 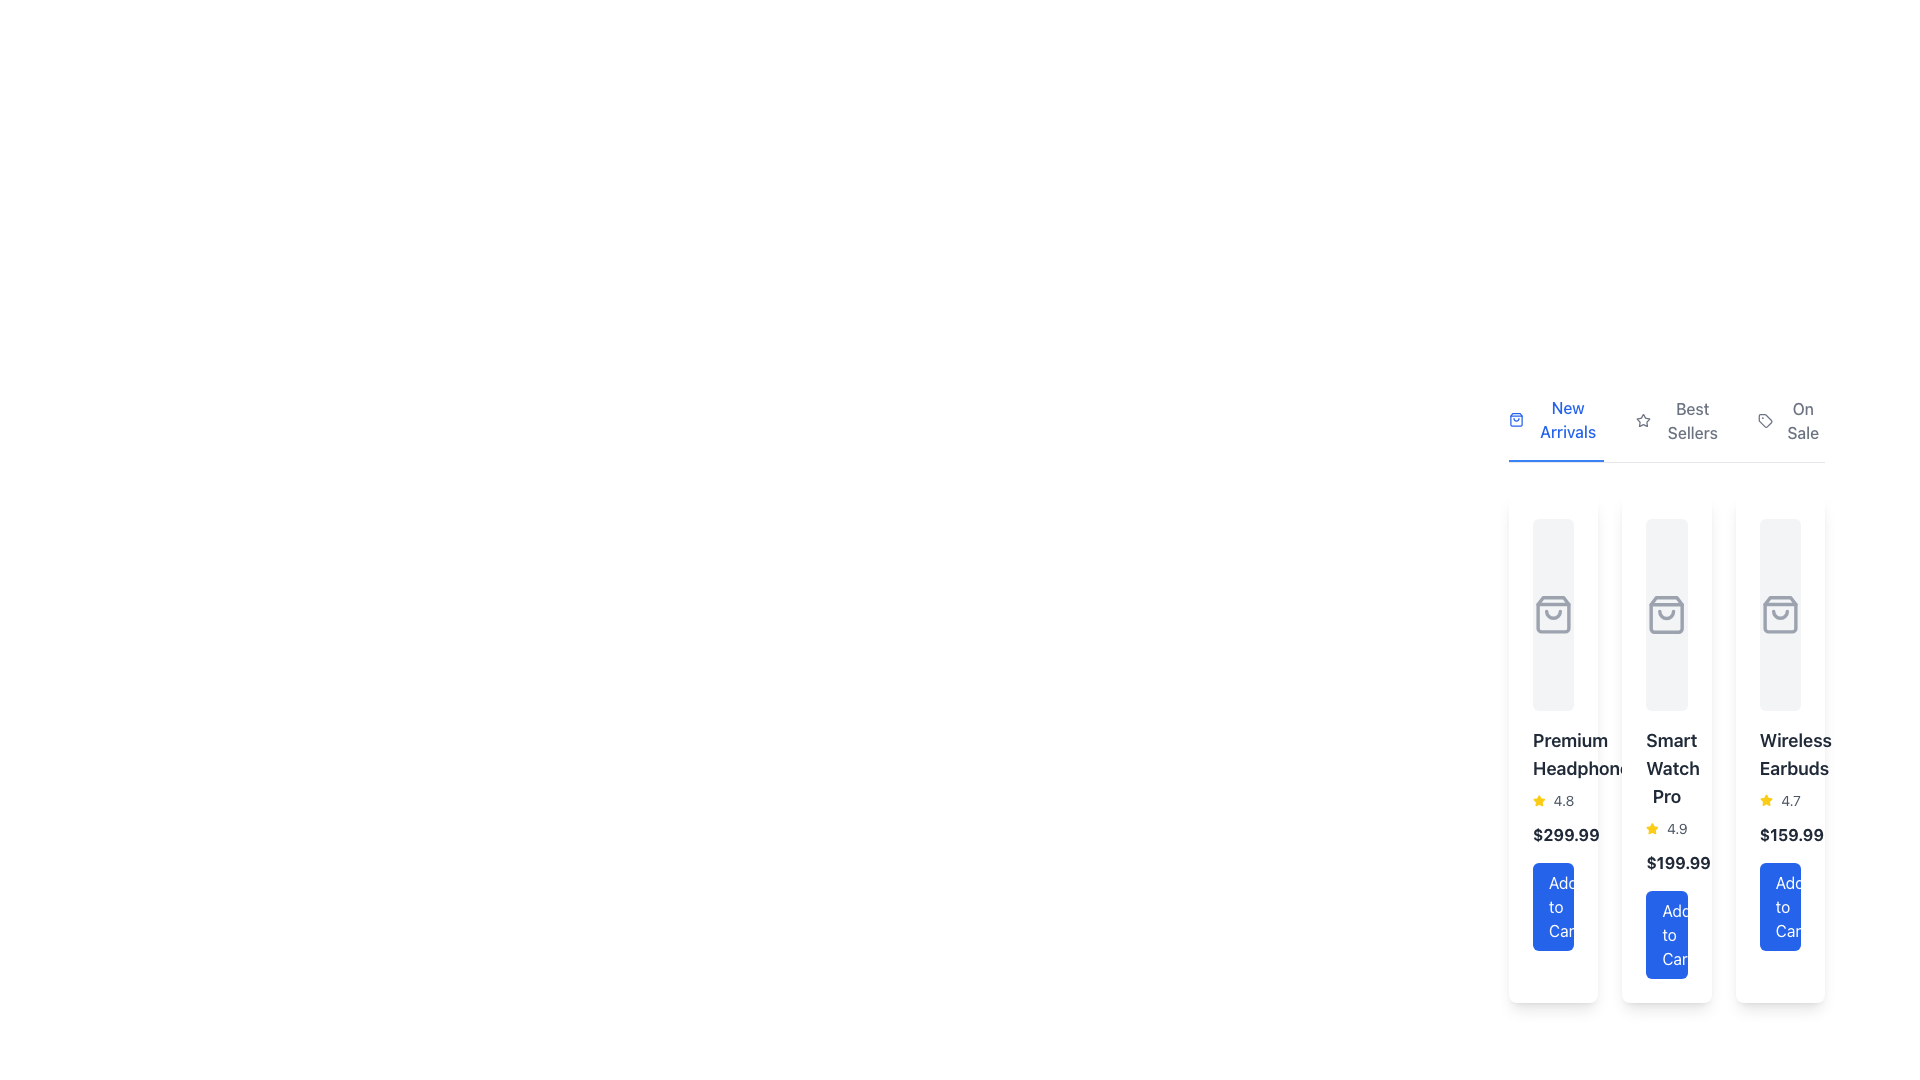 What do you see at coordinates (1780, 613) in the screenshot?
I see `the shopping bag icon located in the third product card under the 'New Arrivals' section` at bounding box center [1780, 613].